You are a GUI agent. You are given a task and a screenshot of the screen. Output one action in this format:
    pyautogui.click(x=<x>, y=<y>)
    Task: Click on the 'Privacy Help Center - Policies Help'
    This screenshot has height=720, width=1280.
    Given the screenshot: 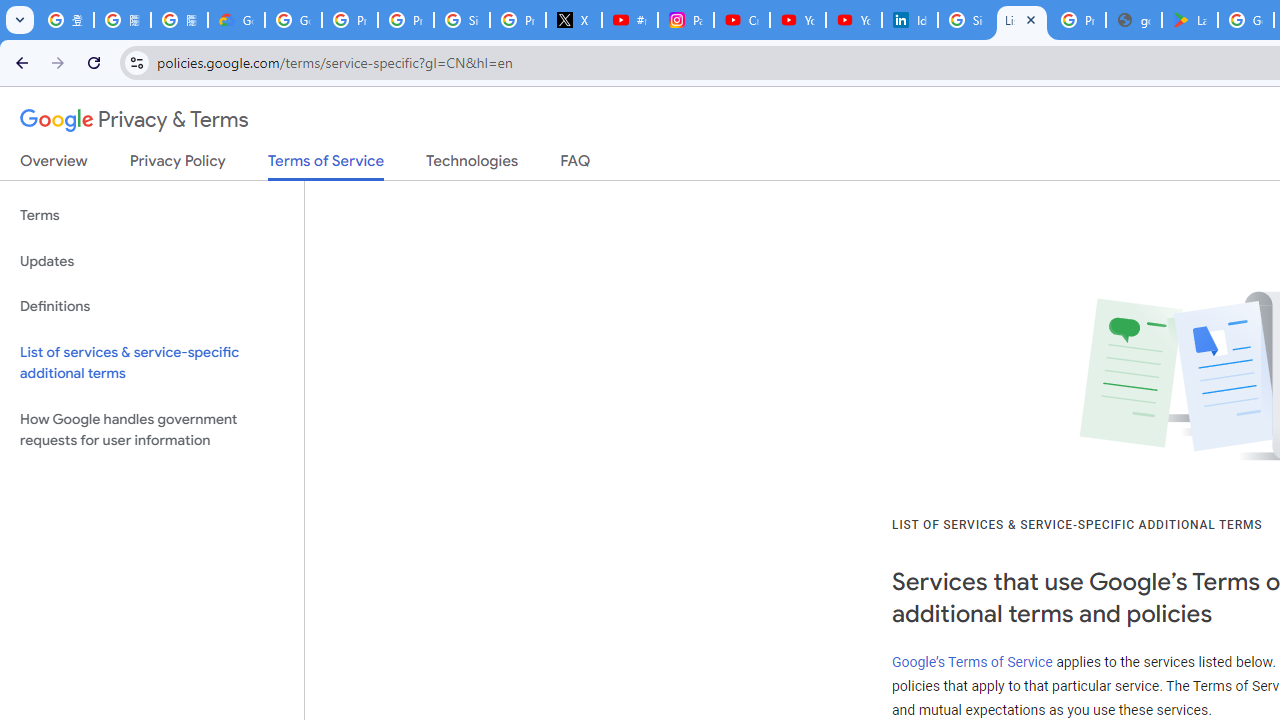 What is the action you would take?
    pyautogui.click(x=404, y=20)
    